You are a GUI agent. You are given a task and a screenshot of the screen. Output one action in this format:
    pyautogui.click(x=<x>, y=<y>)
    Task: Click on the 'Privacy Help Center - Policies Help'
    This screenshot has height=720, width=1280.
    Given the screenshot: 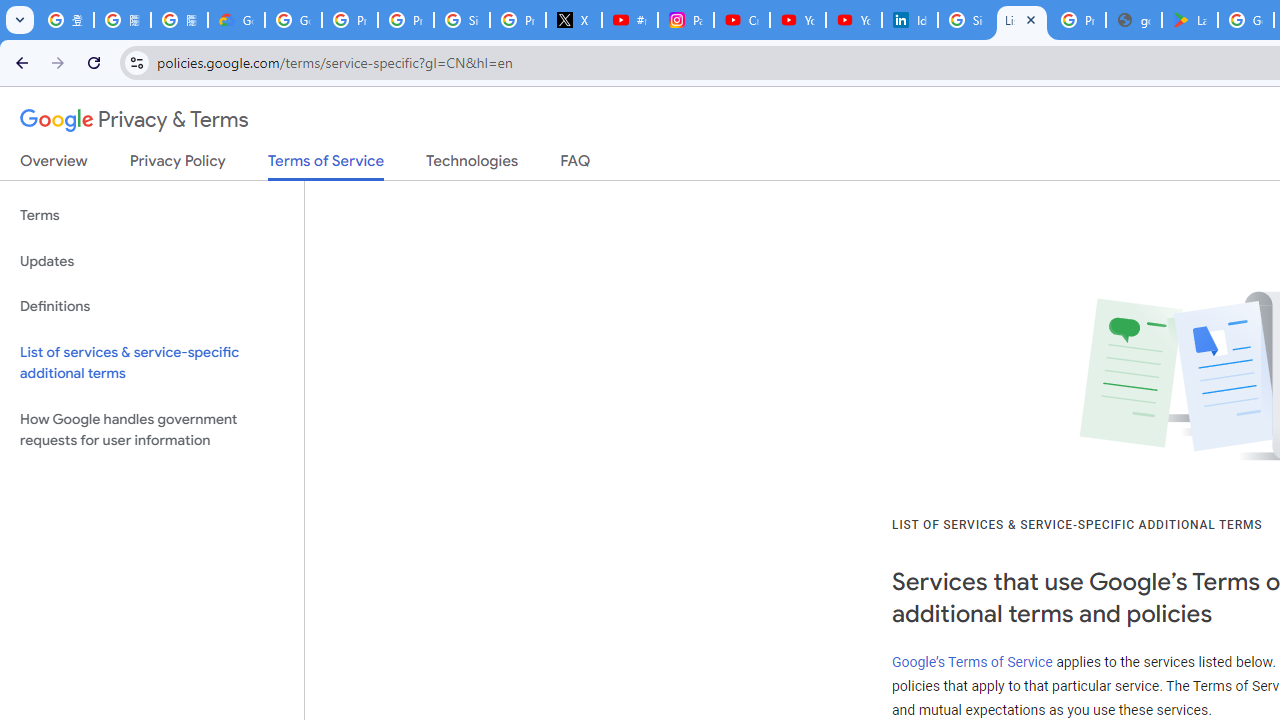 What is the action you would take?
    pyautogui.click(x=404, y=20)
    